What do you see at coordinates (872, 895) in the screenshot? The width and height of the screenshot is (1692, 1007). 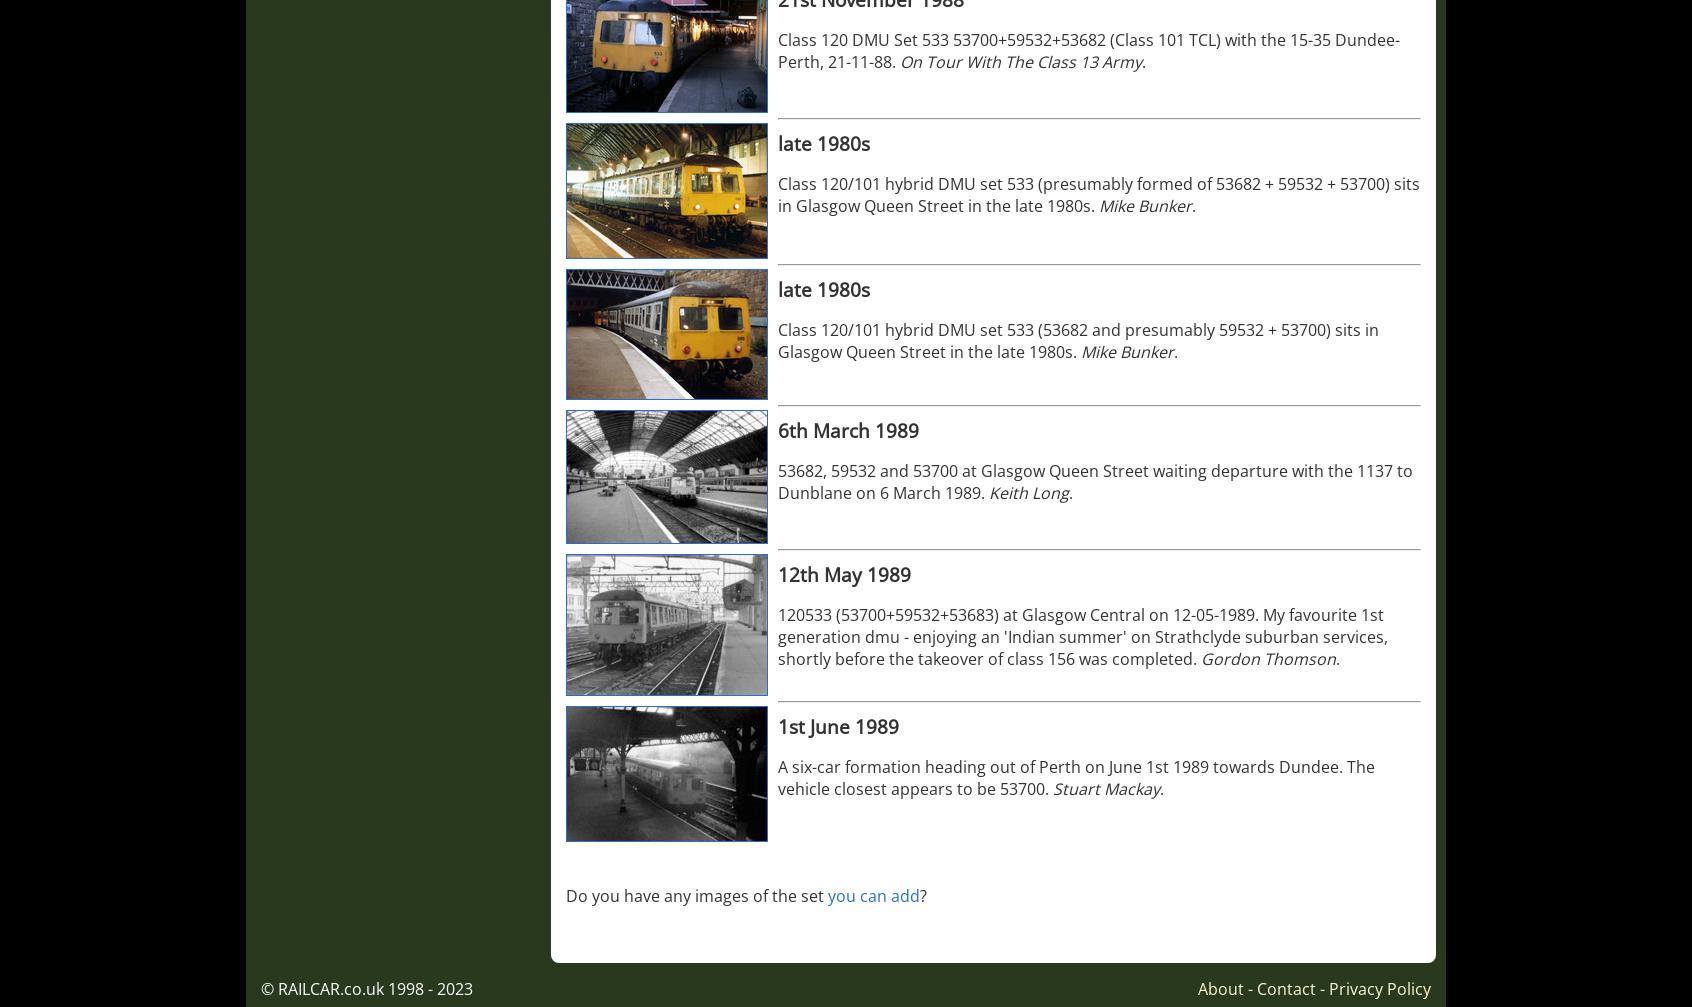 I see `'you can add'` at bounding box center [872, 895].